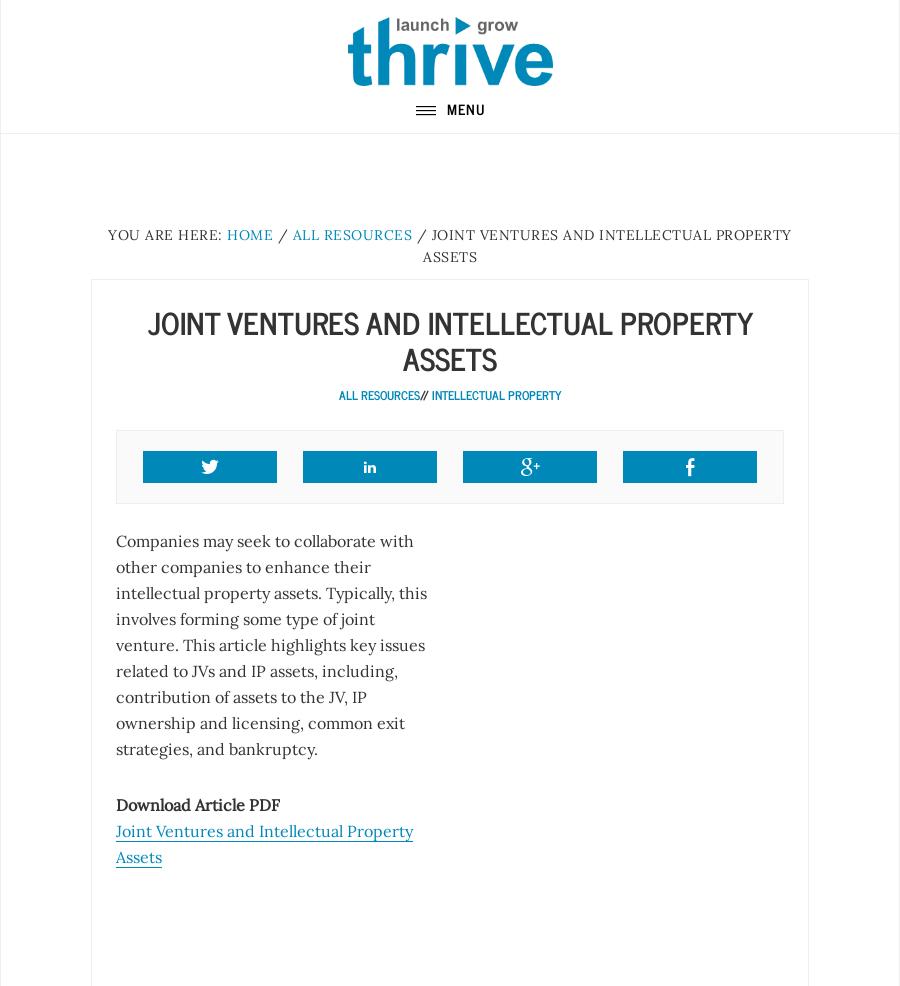 The width and height of the screenshot is (900, 986). What do you see at coordinates (494, 393) in the screenshot?
I see `'Intellectual Property'` at bounding box center [494, 393].